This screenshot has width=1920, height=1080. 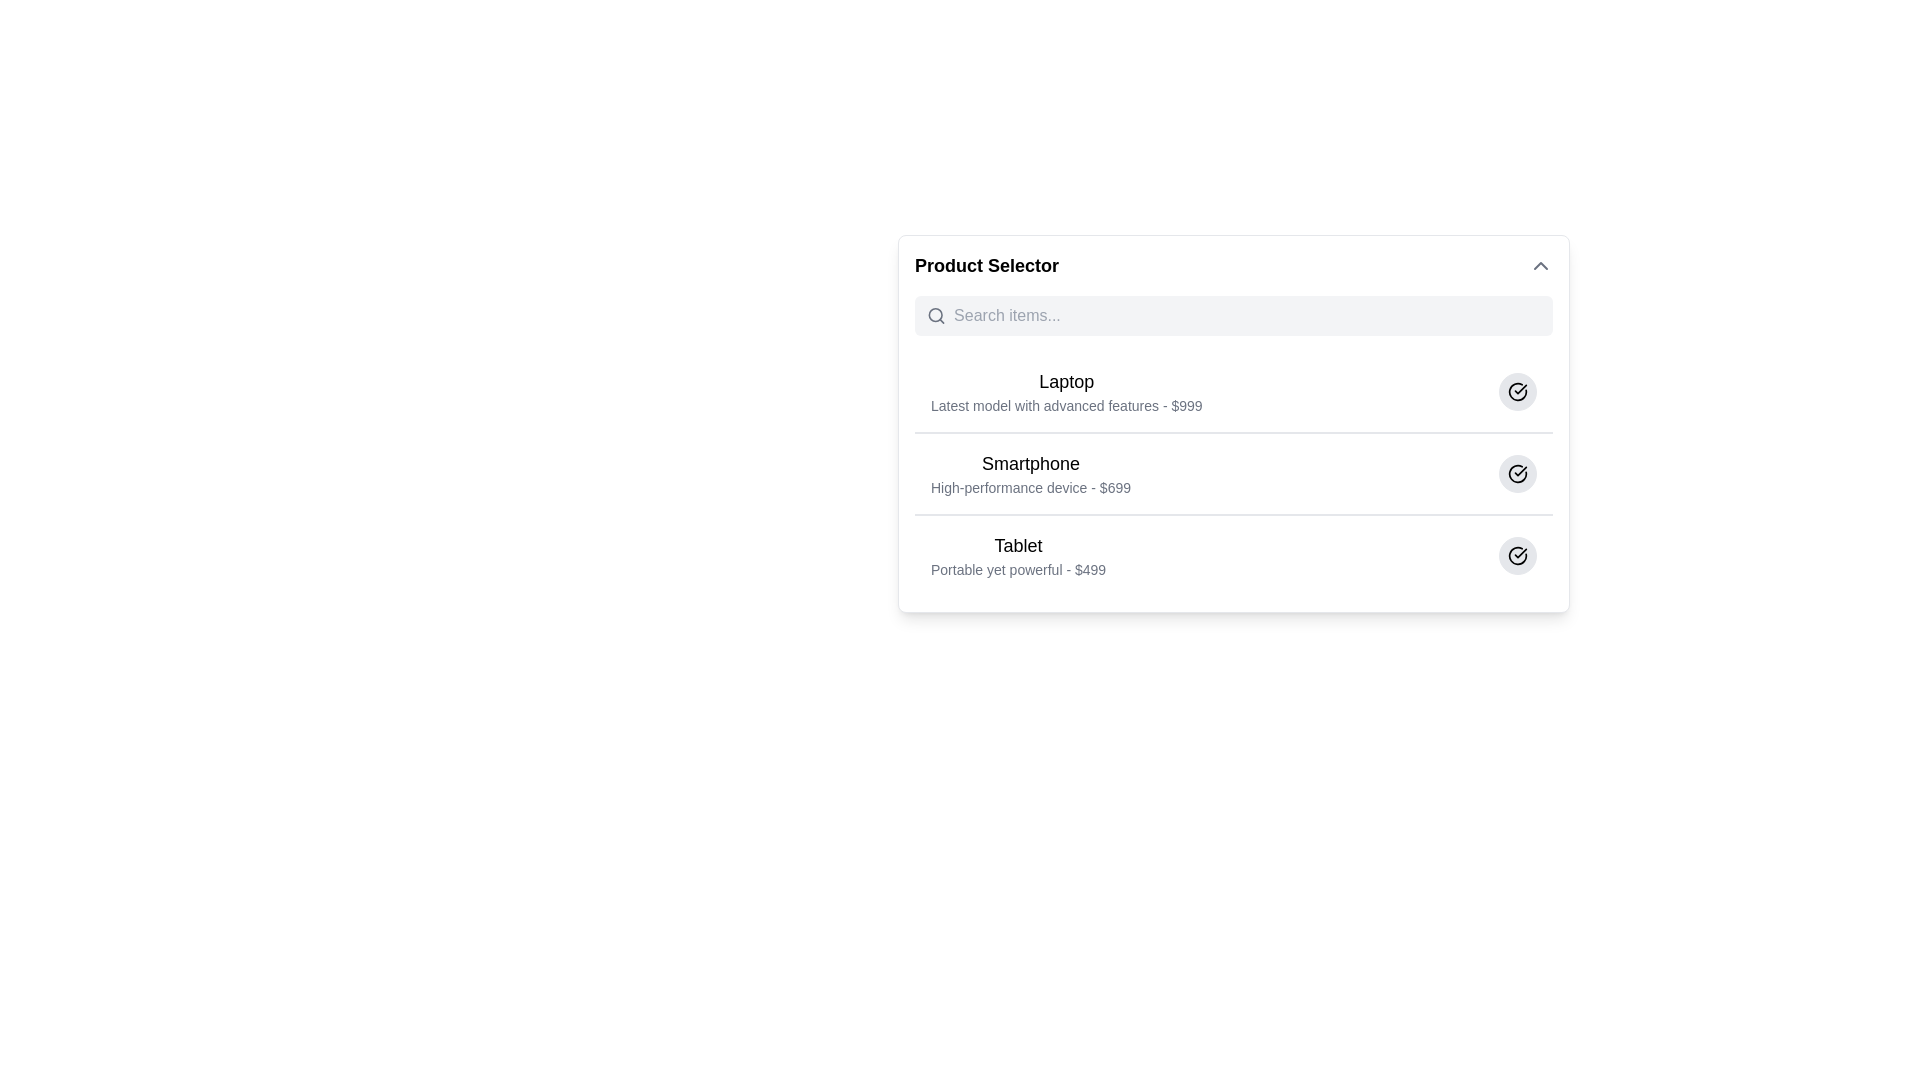 I want to click on text of the first item in the 'Product Selector' list, which includes 'Laptop' and its description 'Latest model with advanced features - $999', so click(x=1065, y=392).